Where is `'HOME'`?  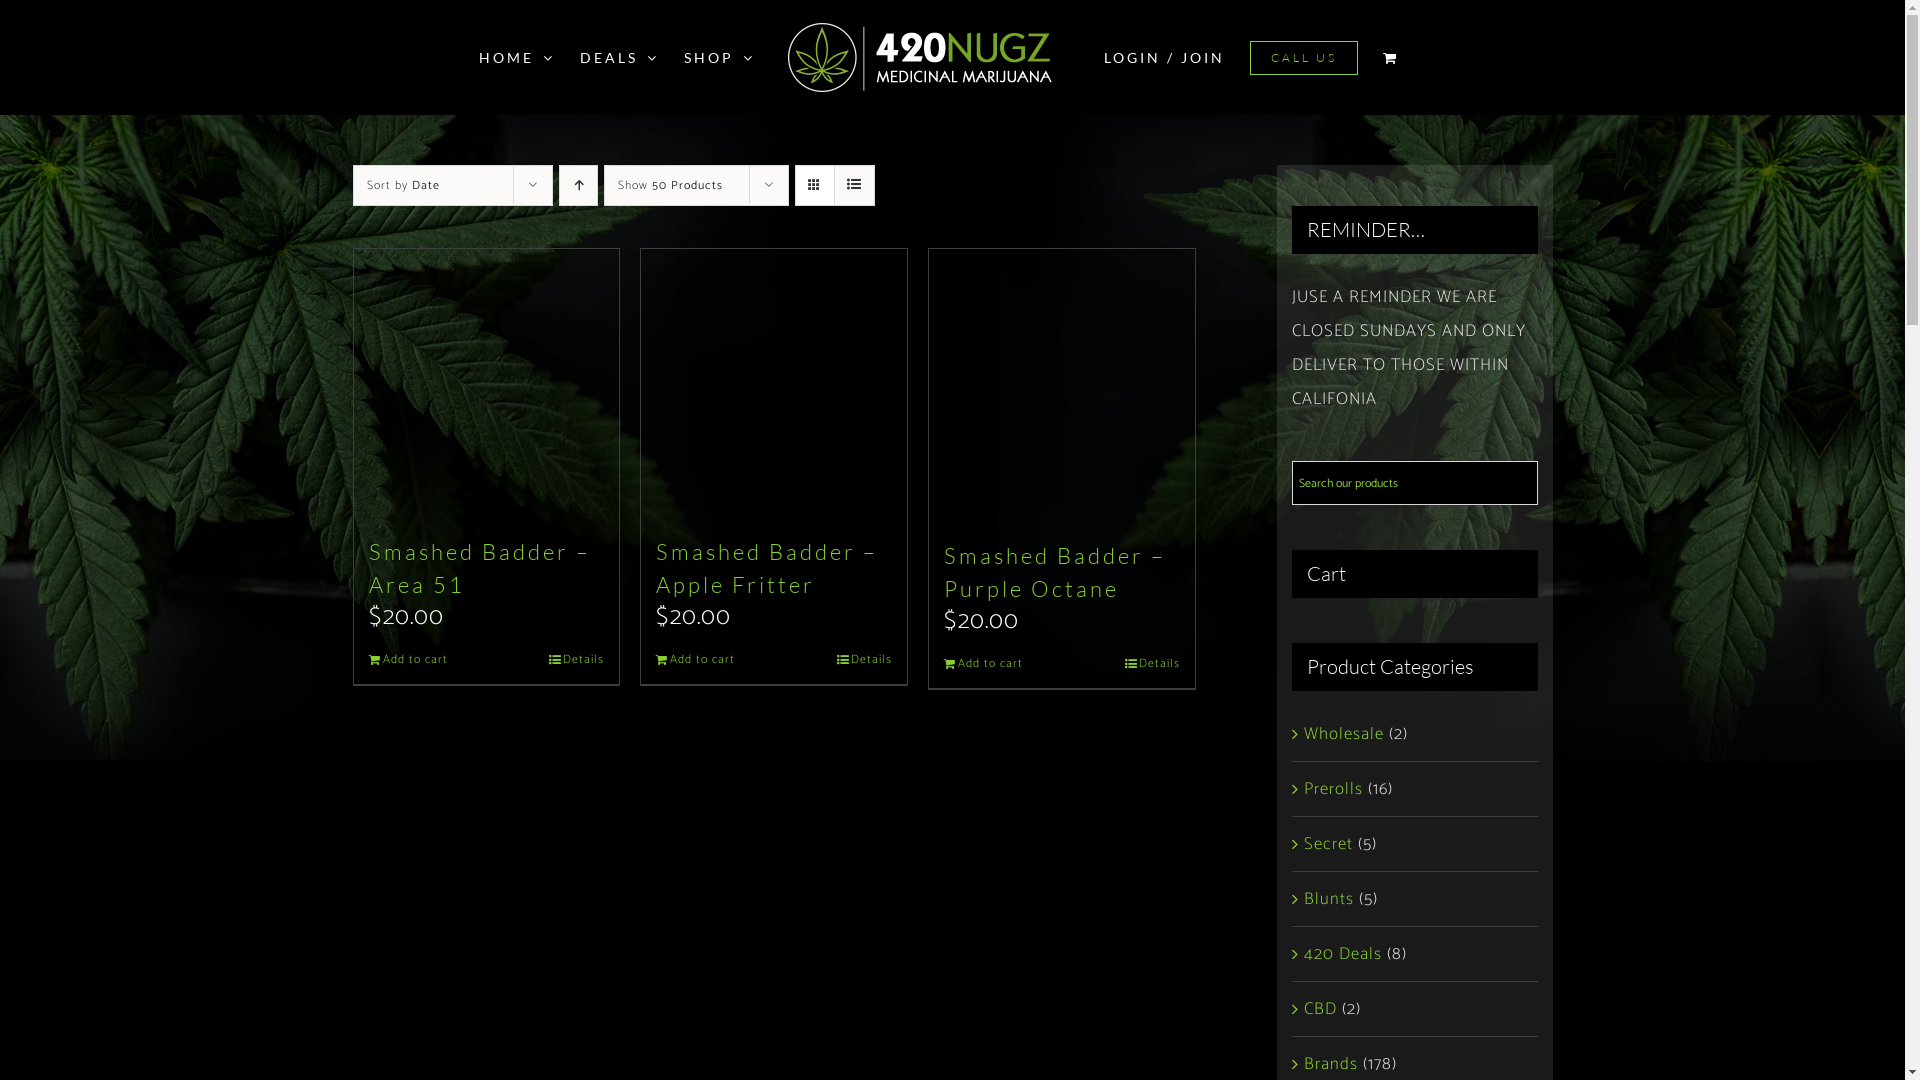
'HOME' is located at coordinates (515, 56).